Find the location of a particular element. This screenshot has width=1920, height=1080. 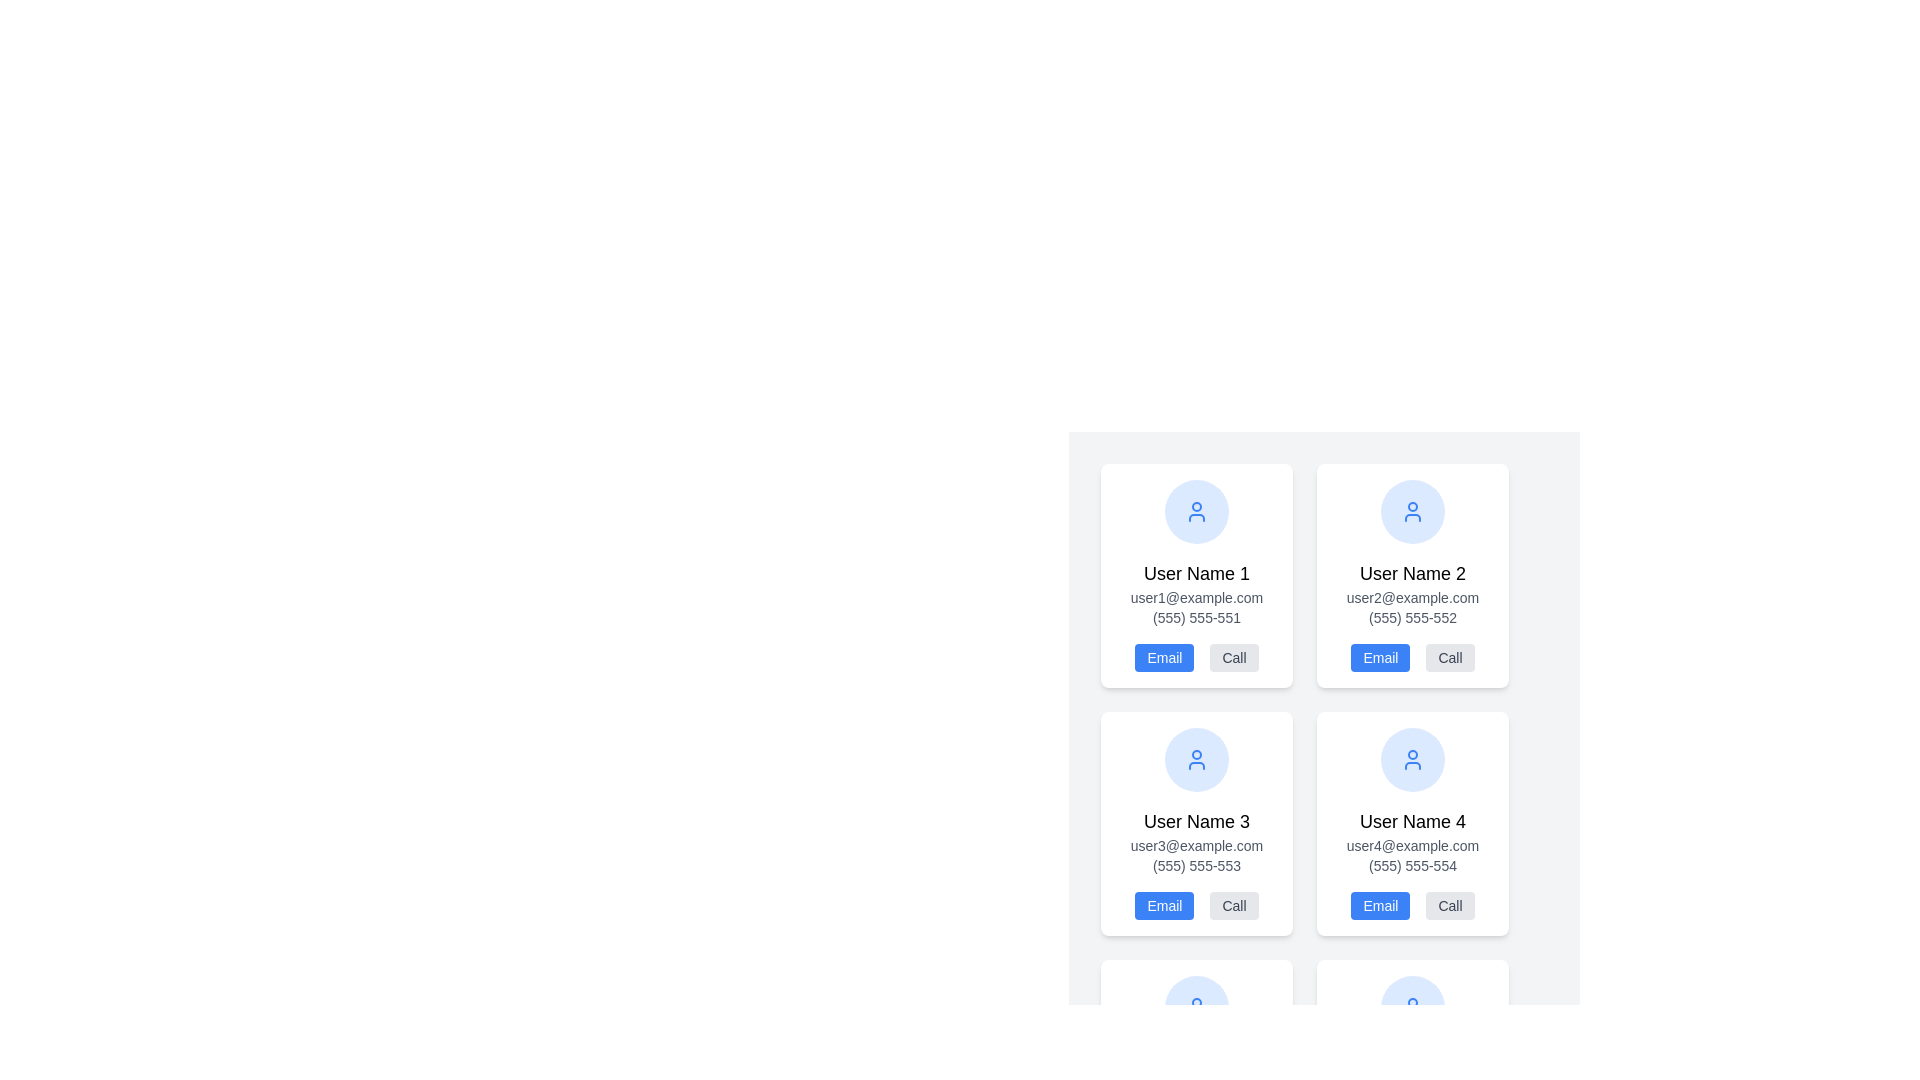

the Text Display element that shows the phone number '(555) 555-551', which is located beneath the email address 'user1@example.com' and above the buttons labeled 'Email' and 'Call' is located at coordinates (1196, 616).